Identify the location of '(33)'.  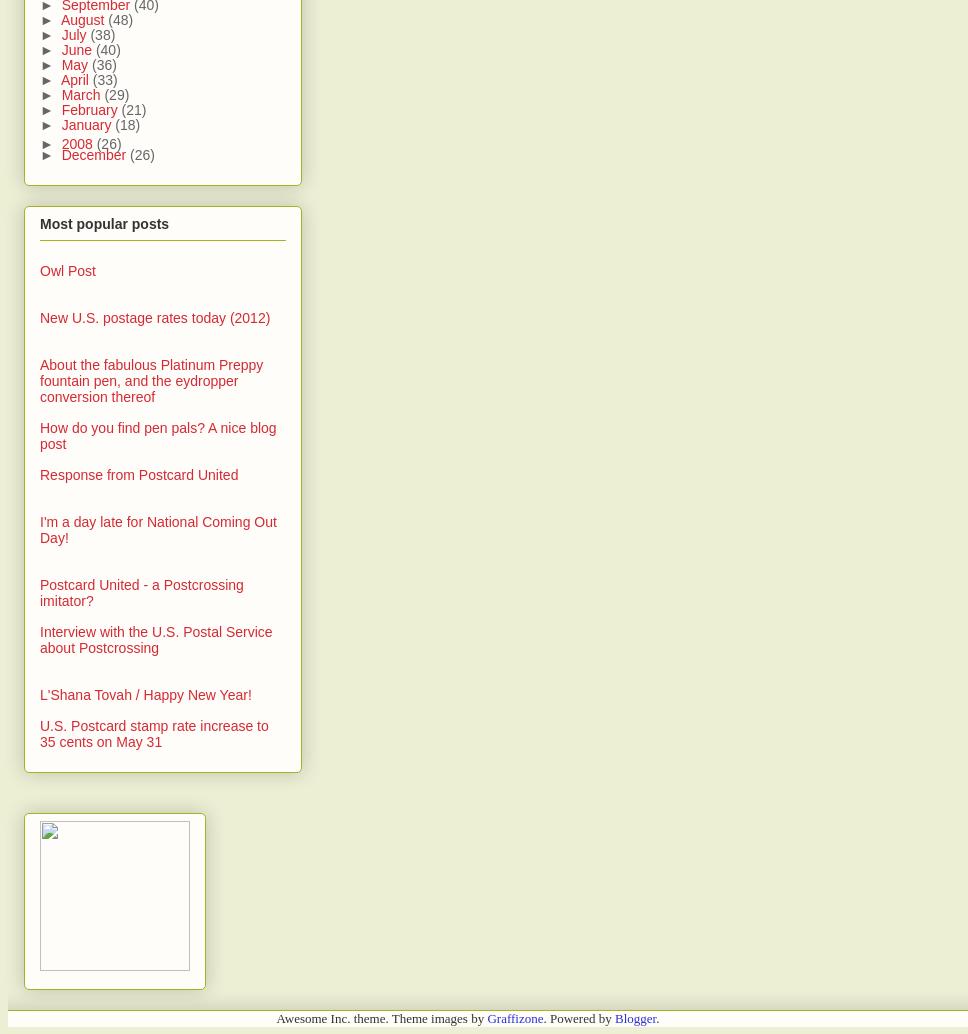
(104, 80).